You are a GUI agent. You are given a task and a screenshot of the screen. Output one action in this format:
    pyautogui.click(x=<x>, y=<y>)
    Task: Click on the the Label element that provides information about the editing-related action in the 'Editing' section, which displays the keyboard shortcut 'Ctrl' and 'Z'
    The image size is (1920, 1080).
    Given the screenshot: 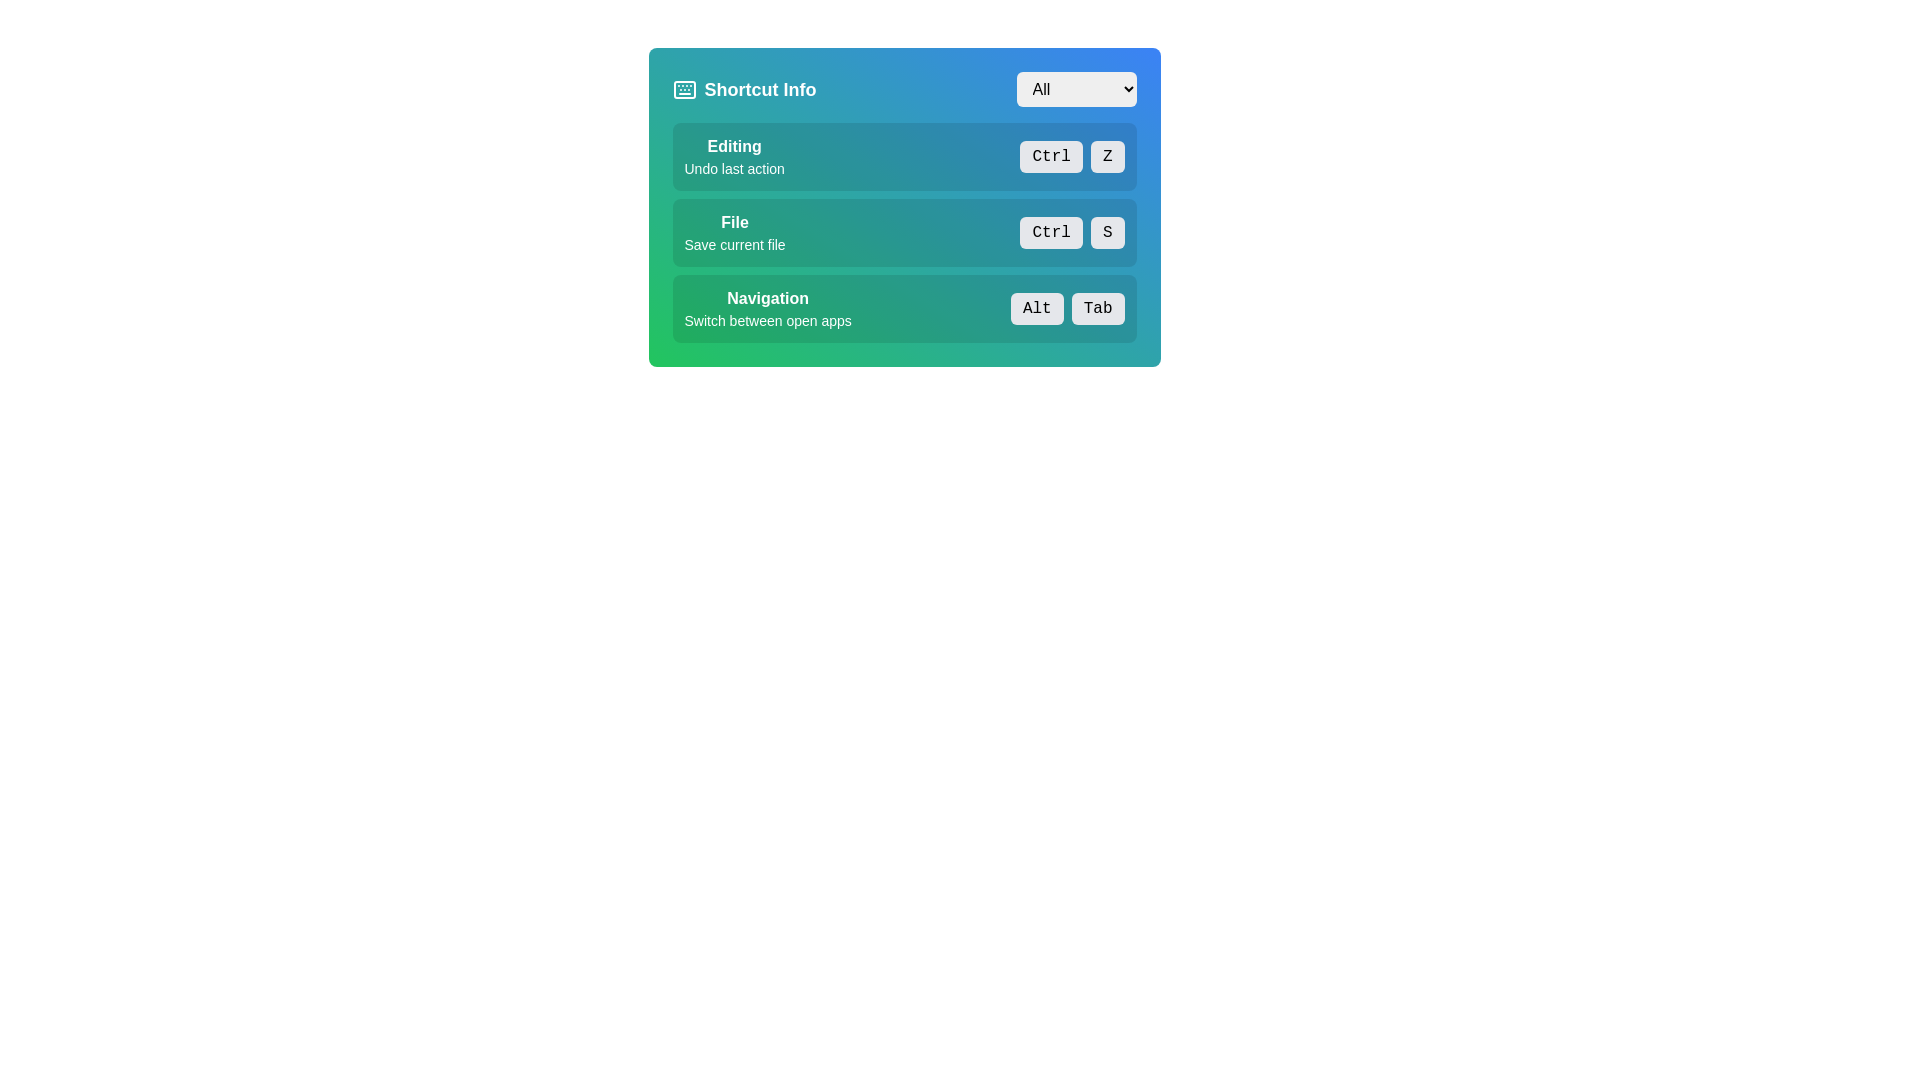 What is the action you would take?
    pyautogui.click(x=733, y=156)
    